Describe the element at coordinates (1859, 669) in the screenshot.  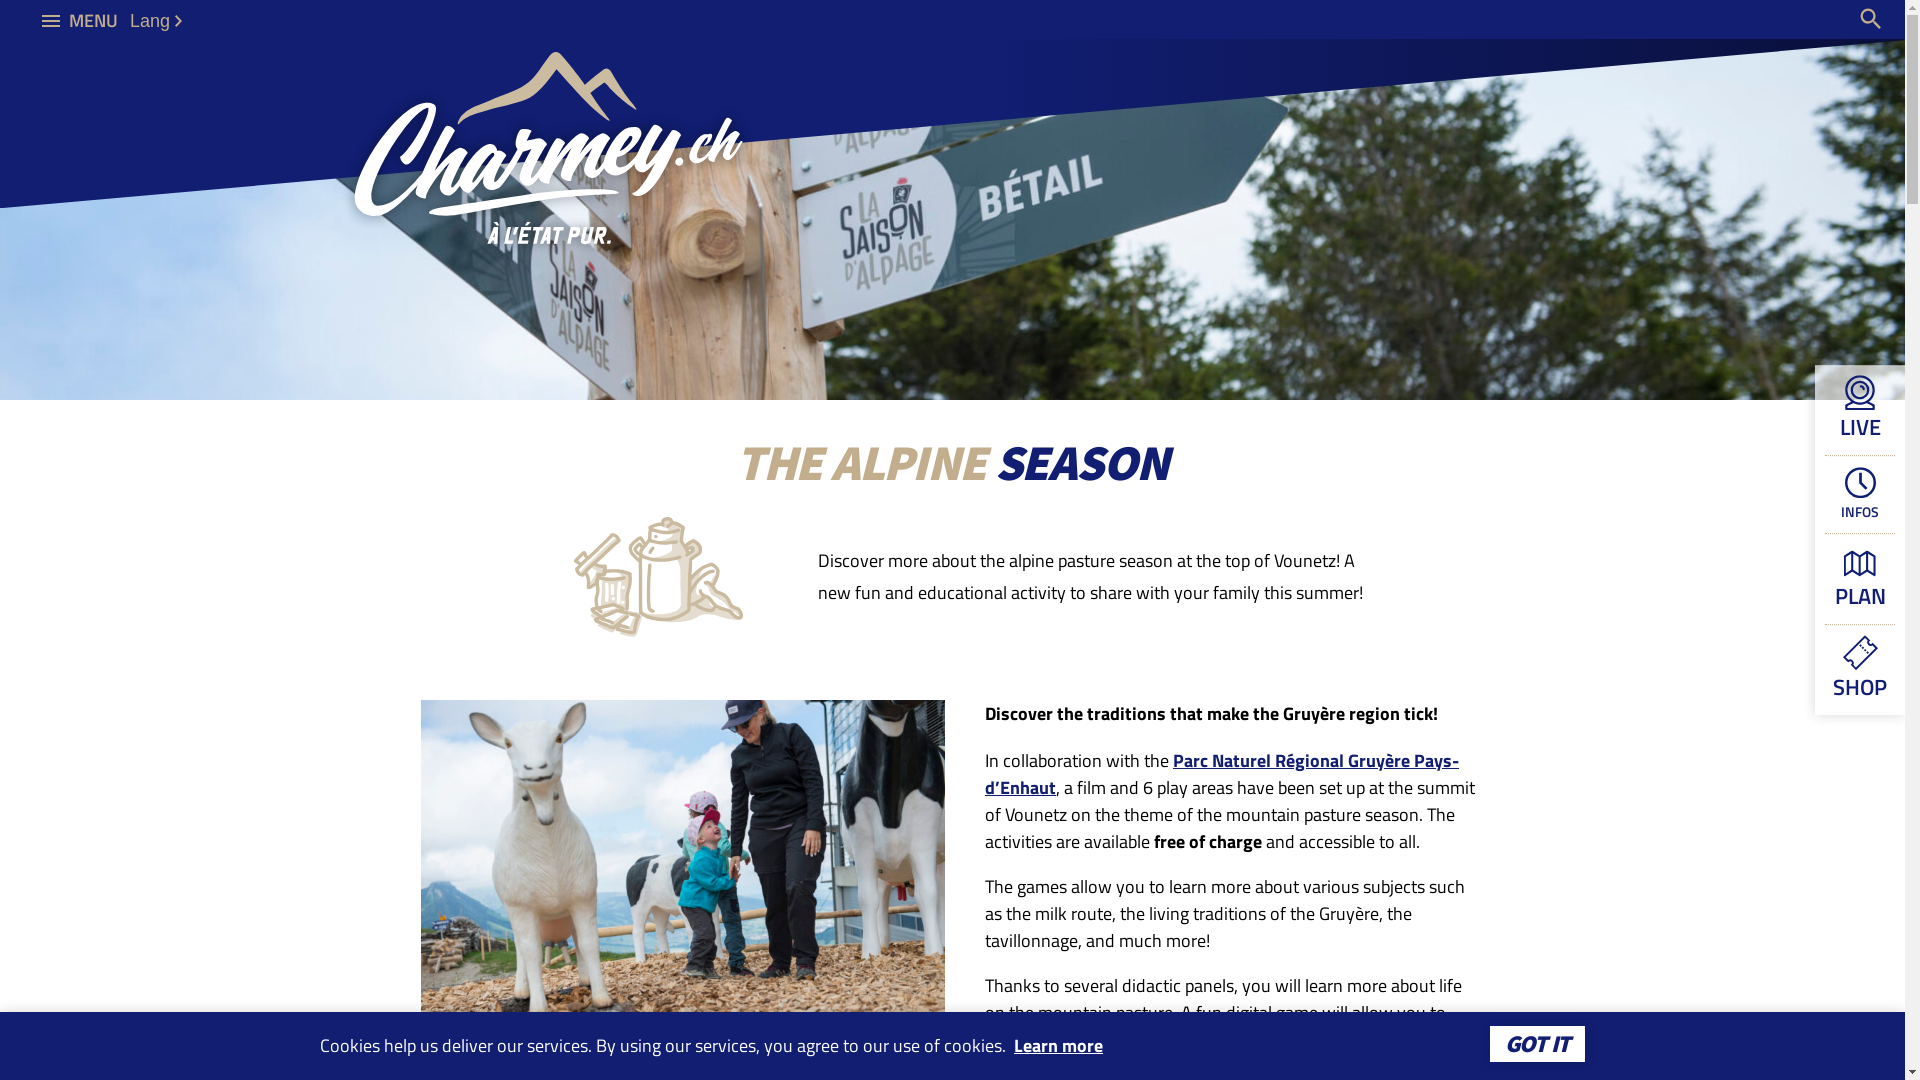
I see `'SHOP'` at that location.